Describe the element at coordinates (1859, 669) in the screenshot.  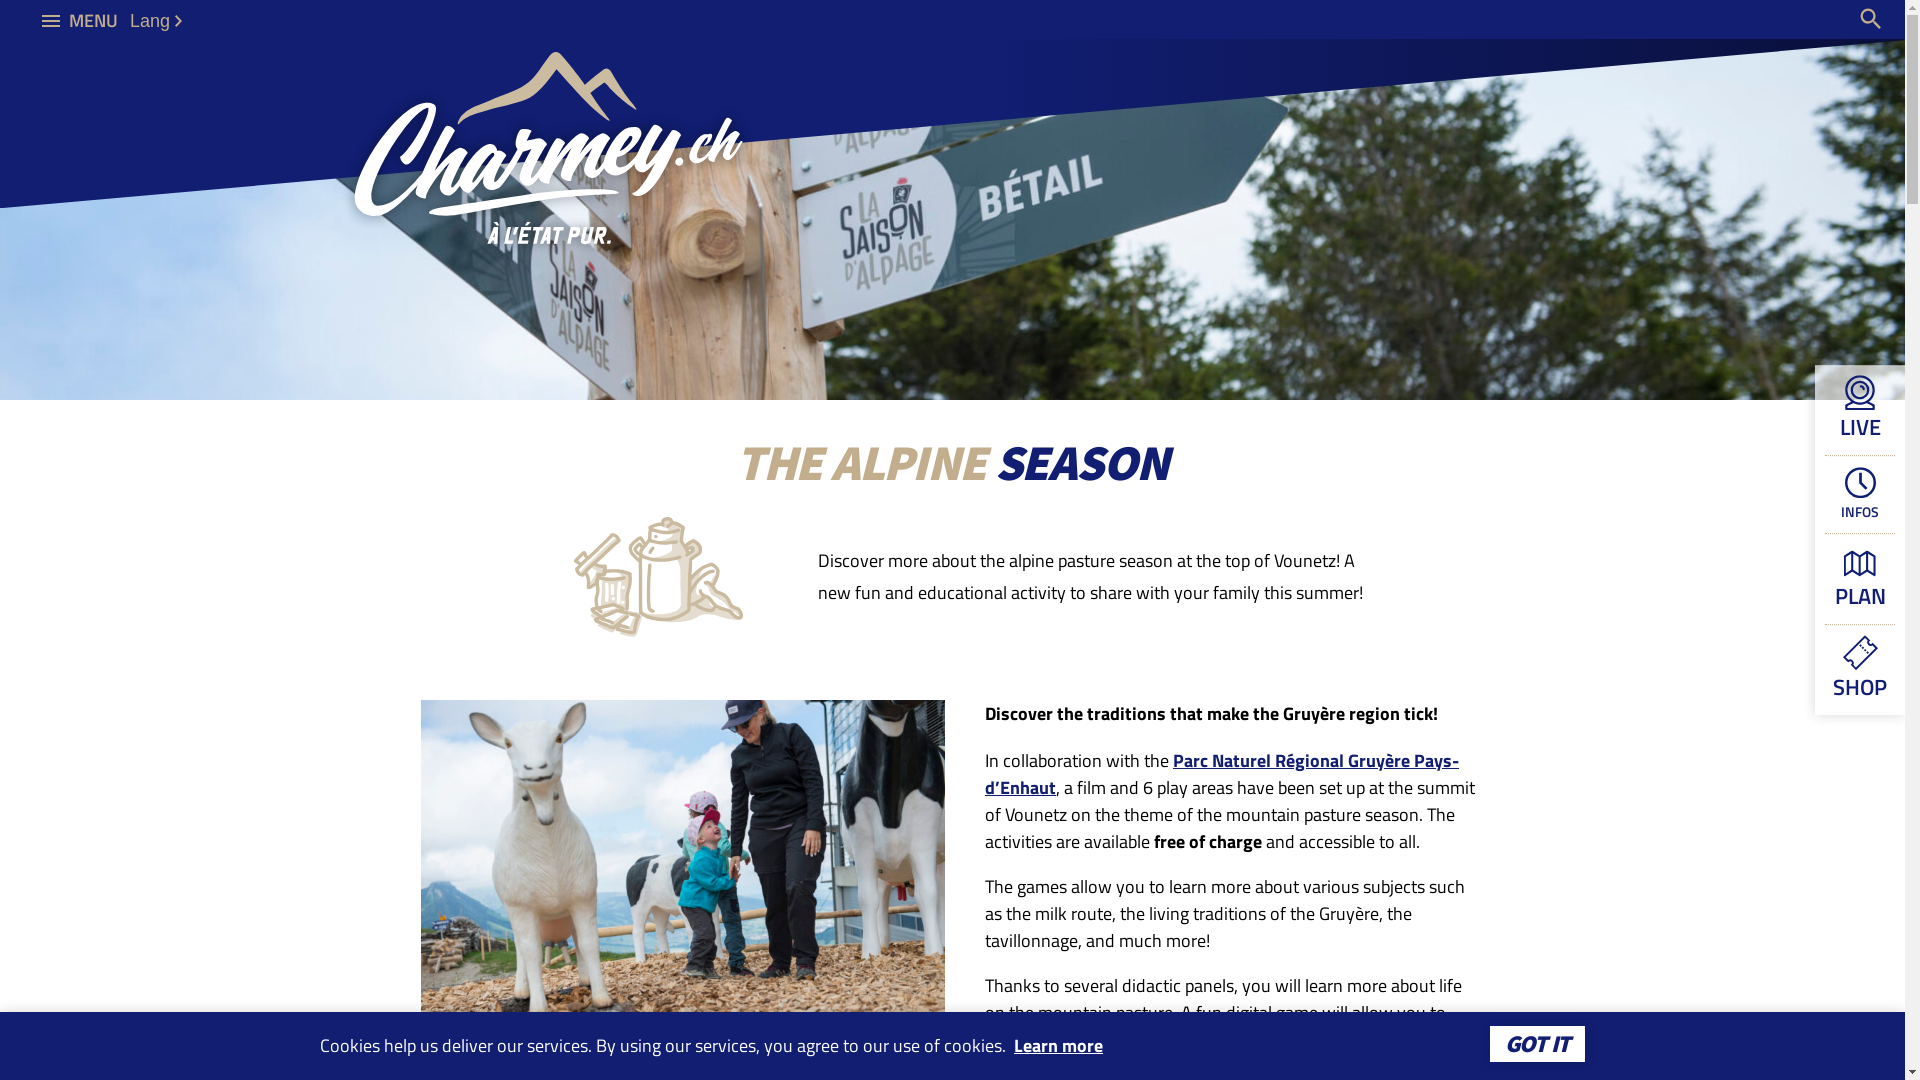
I see `'SHOP'` at that location.